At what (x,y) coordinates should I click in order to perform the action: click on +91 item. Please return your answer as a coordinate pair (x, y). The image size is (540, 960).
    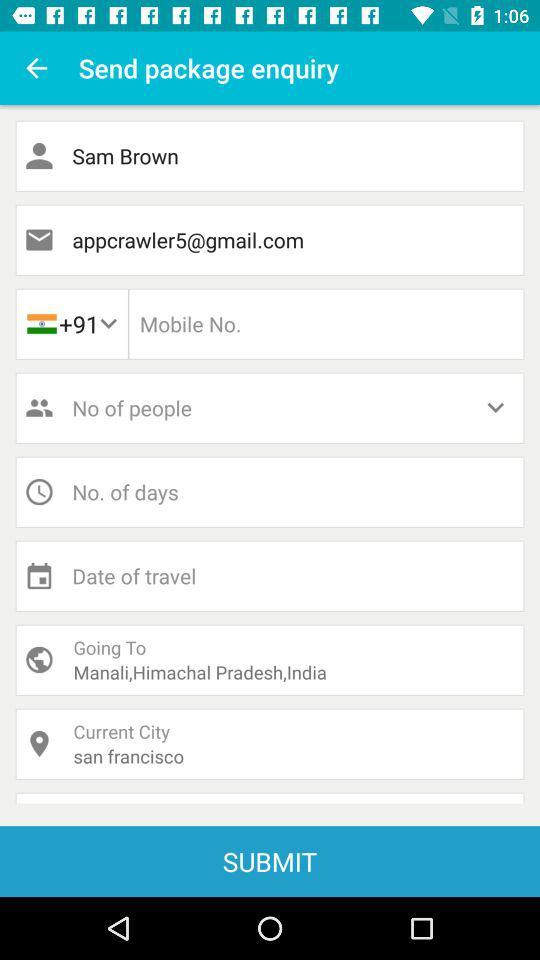
    Looking at the image, I should click on (70, 324).